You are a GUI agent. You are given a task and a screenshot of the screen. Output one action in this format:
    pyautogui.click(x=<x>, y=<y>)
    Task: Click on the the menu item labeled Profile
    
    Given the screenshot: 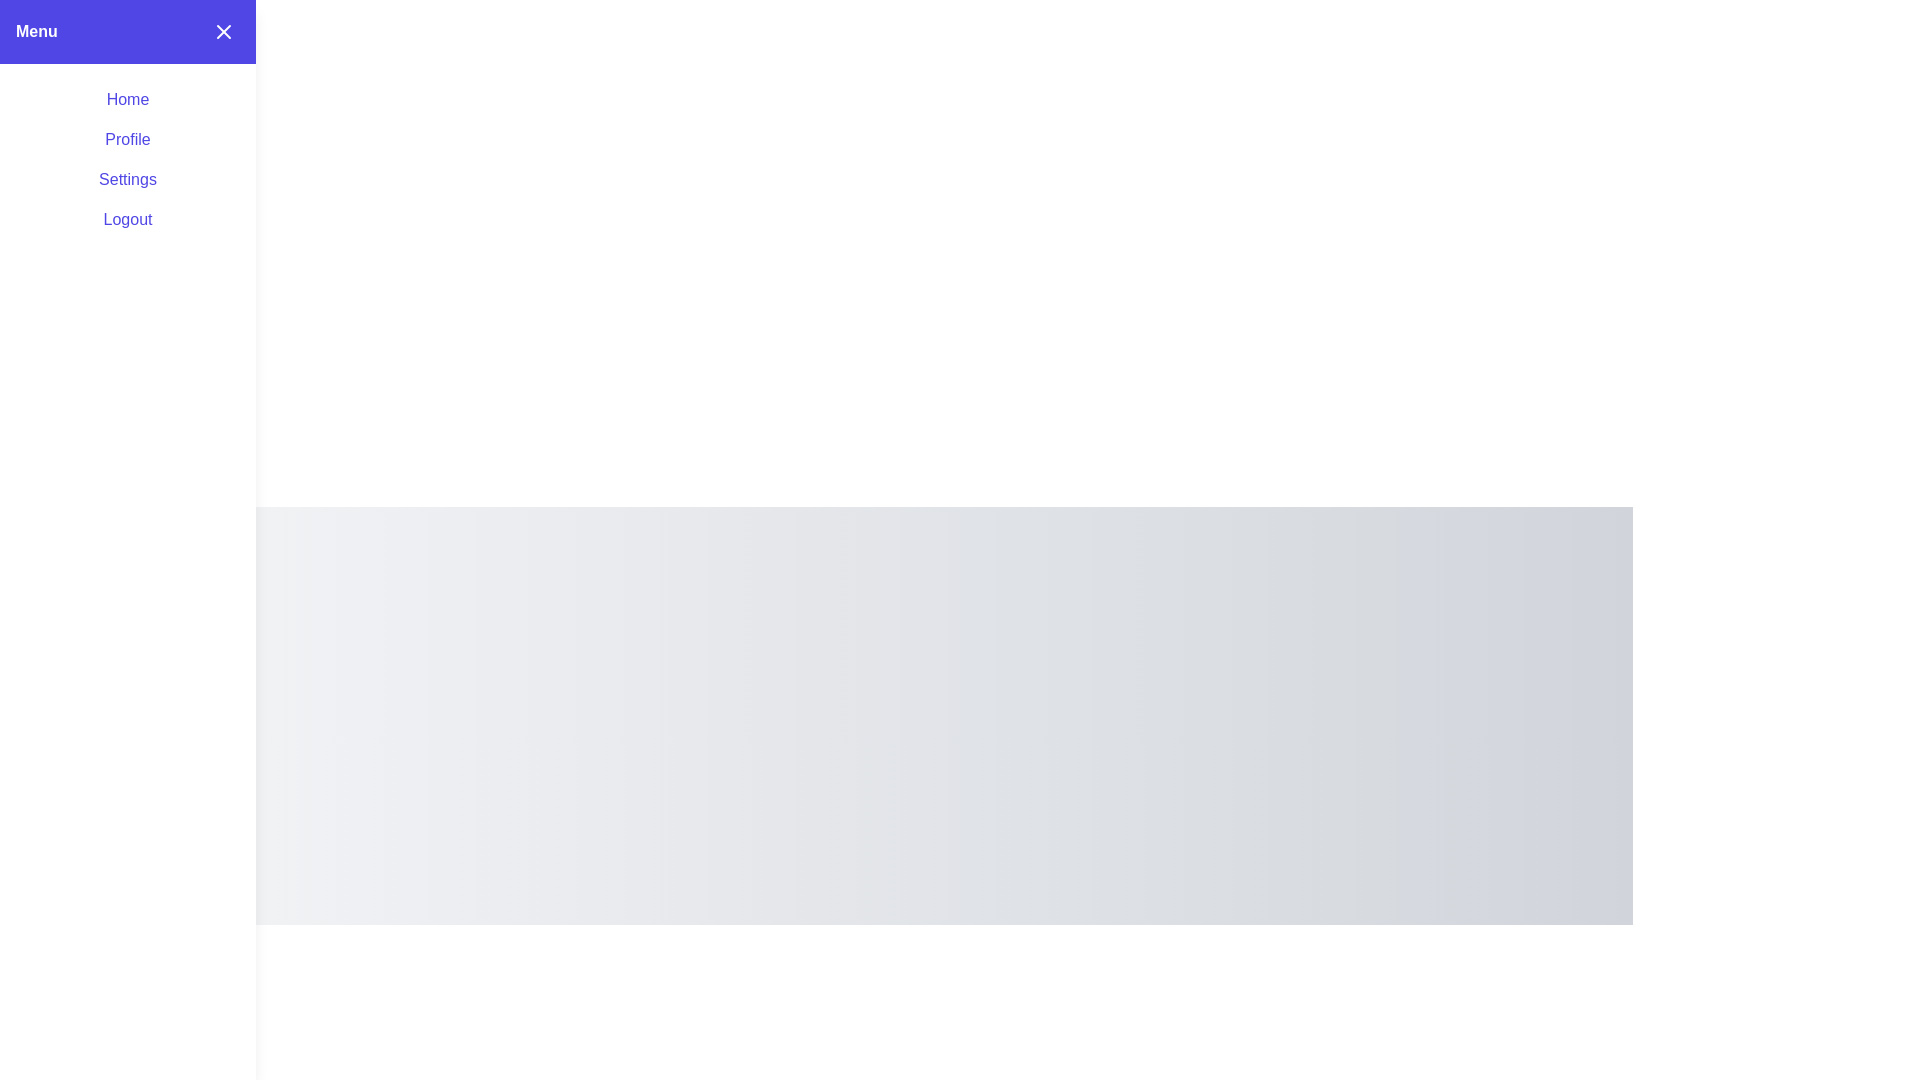 What is the action you would take?
    pyautogui.click(x=127, y=138)
    